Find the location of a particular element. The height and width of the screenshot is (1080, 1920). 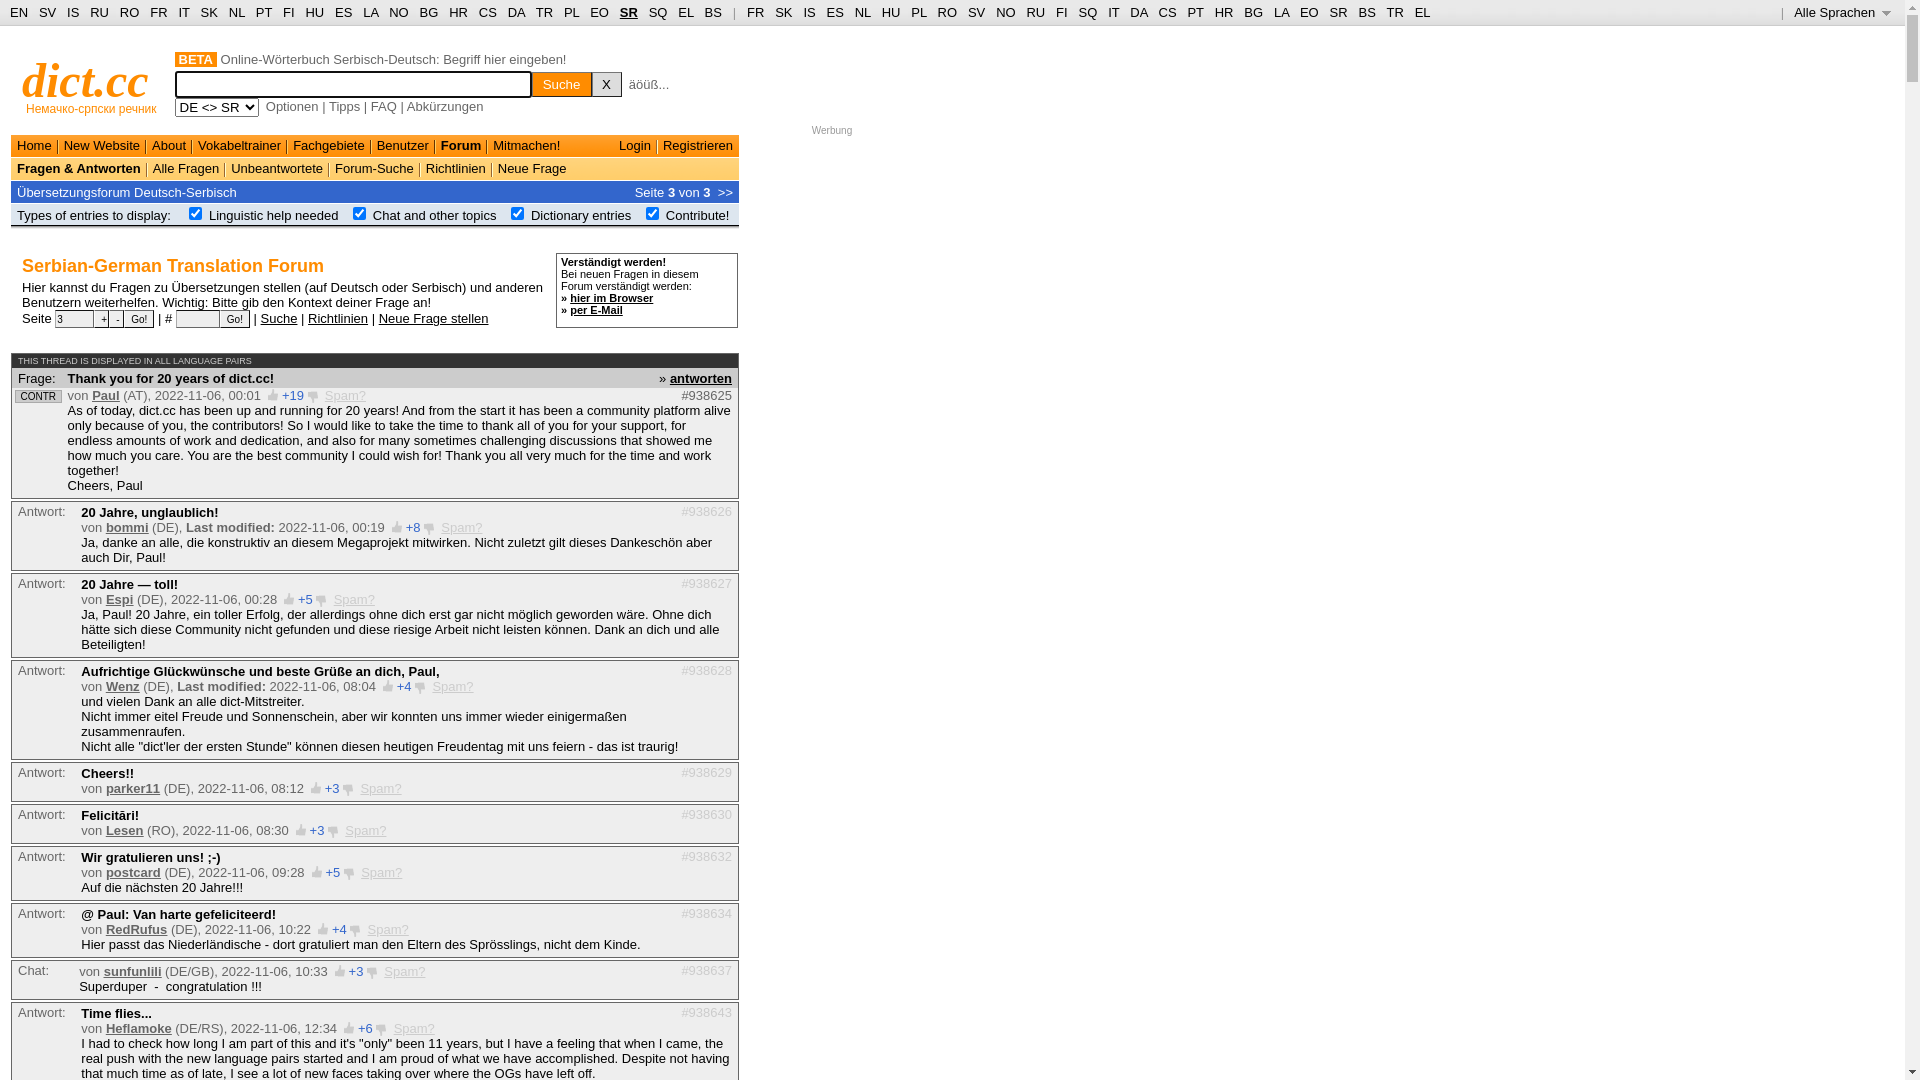

'HR' is located at coordinates (457, 12).